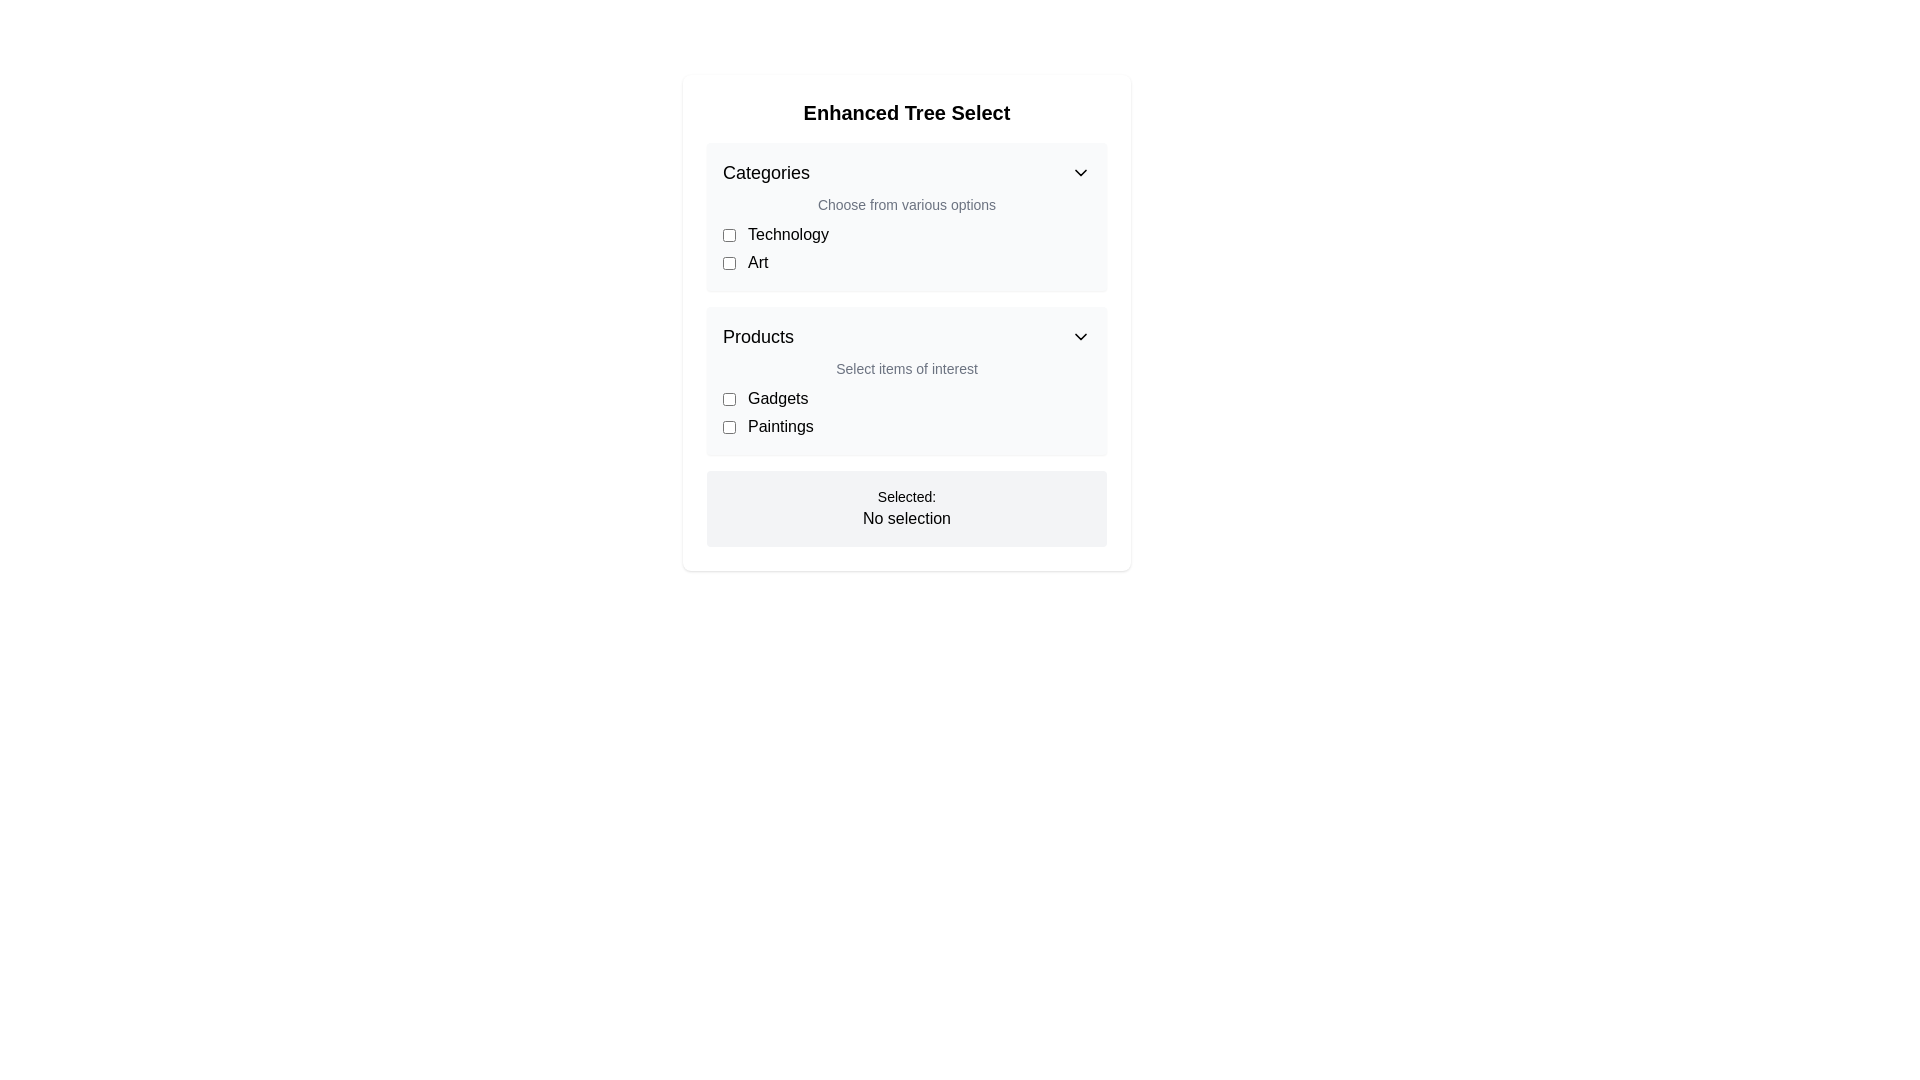 This screenshot has width=1920, height=1080. What do you see at coordinates (757, 261) in the screenshot?
I see `the text label that describes the selection option for the adjacent checkbox, located in the 'Categories' section, positioned below 'Technology'` at bounding box center [757, 261].